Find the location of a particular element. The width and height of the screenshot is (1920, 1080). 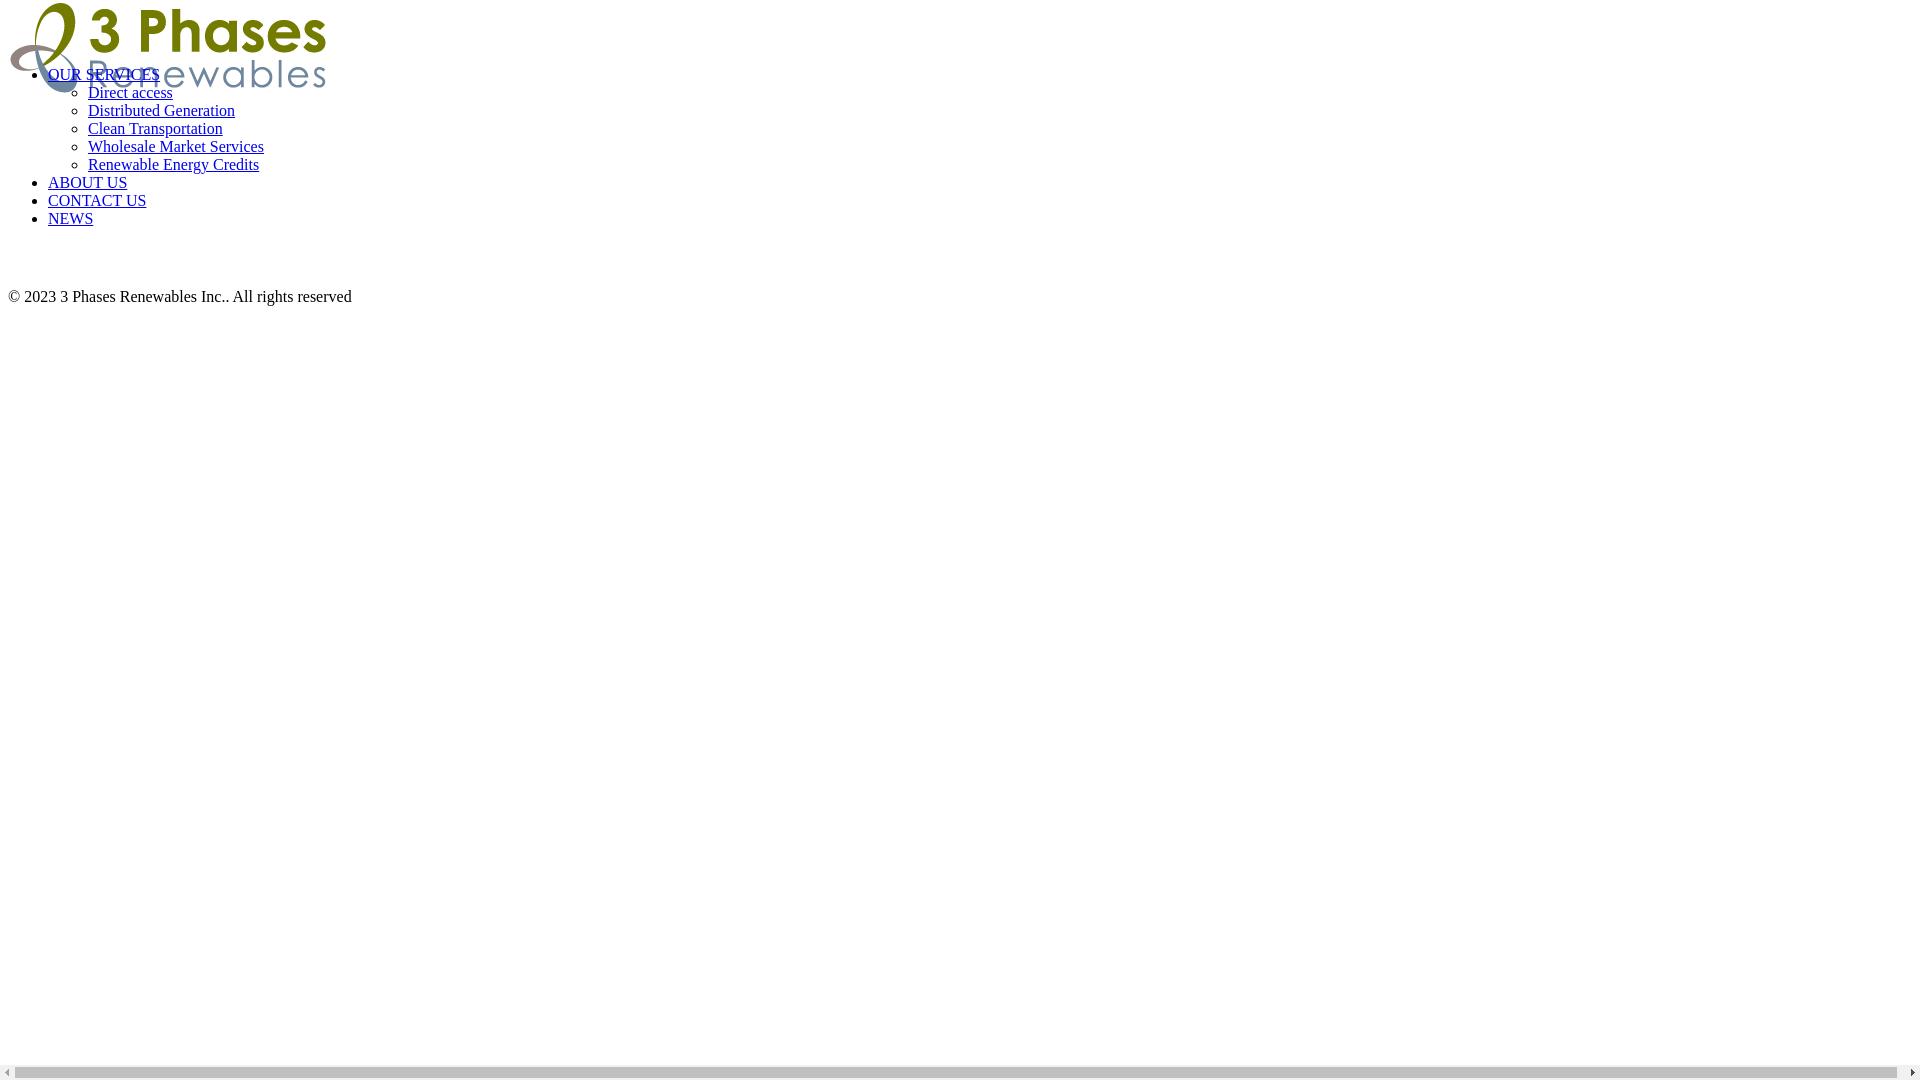

'Direct access' is located at coordinates (129, 92).